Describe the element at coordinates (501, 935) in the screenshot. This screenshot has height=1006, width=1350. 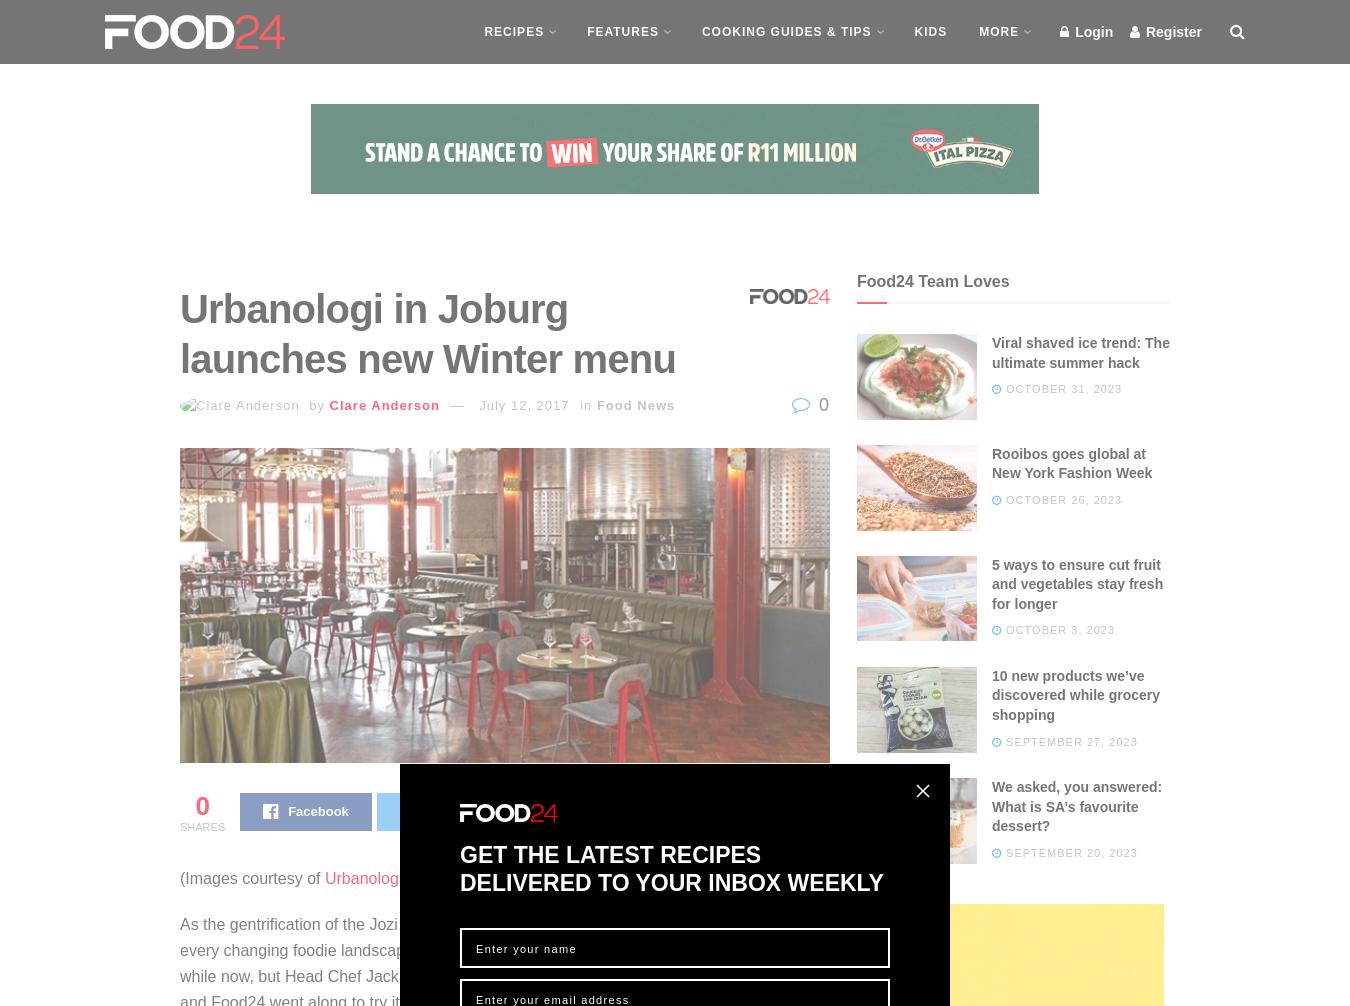
I see `'As the gentrification of the Jozi CBD continues, more and more exciting restaurants join the every changing foodie landscape of the Big City.'` at that location.